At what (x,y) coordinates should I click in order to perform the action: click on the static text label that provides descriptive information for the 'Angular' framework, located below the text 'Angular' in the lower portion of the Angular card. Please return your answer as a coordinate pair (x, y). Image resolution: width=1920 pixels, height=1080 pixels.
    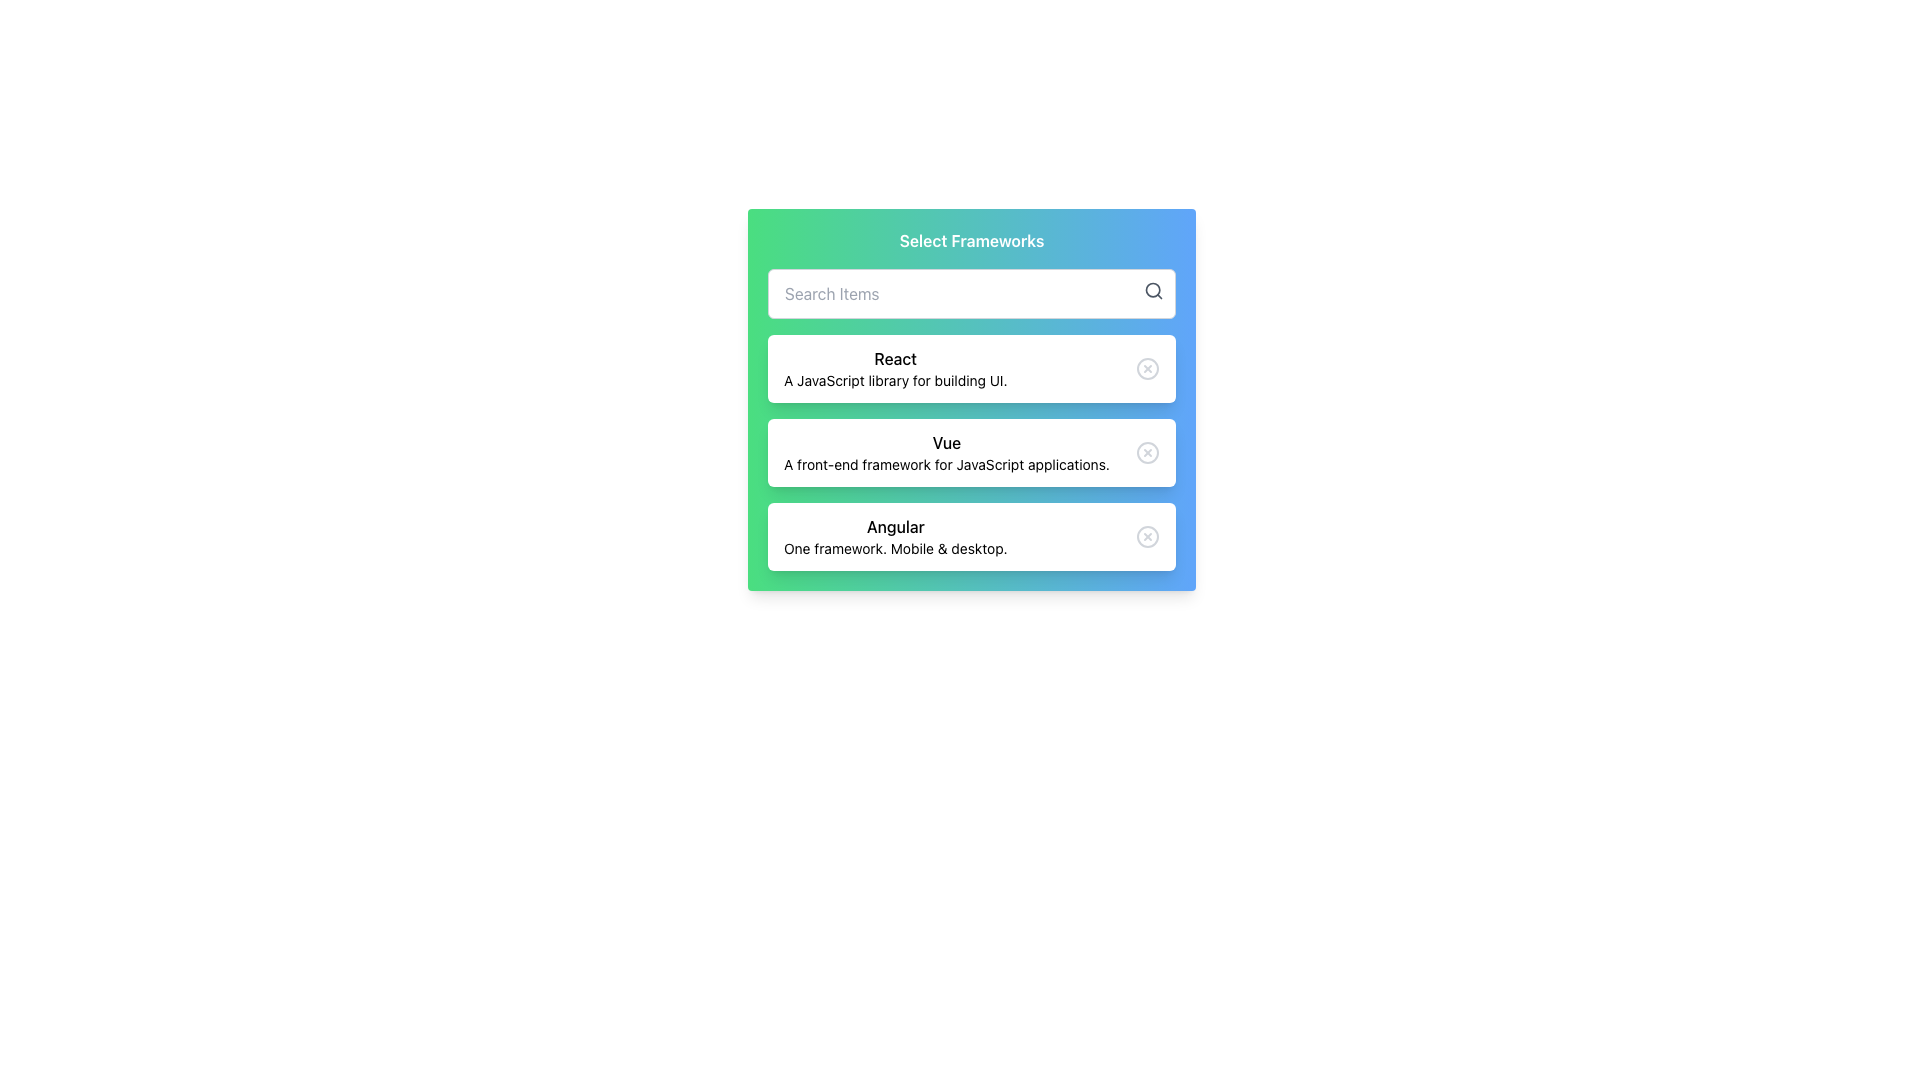
    Looking at the image, I should click on (894, 548).